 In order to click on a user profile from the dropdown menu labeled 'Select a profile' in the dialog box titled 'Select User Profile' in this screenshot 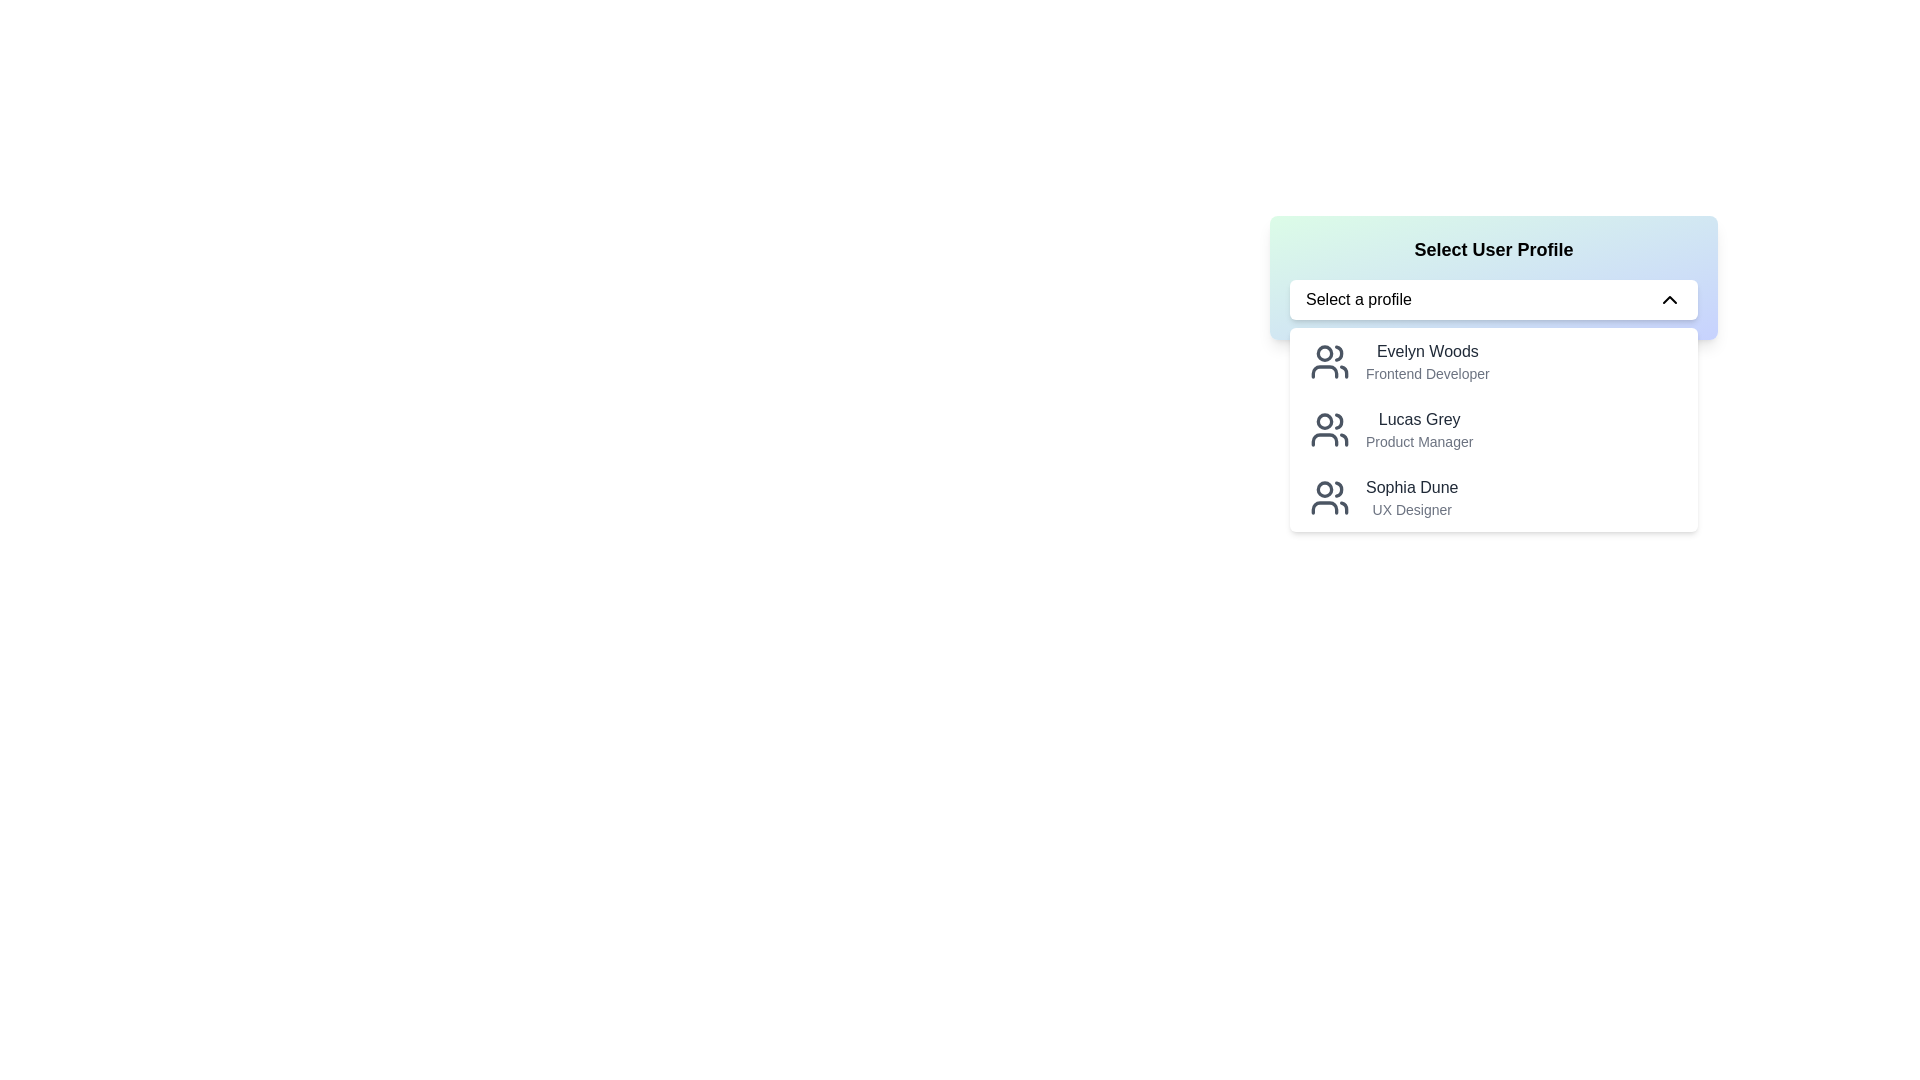, I will do `click(1493, 440)`.